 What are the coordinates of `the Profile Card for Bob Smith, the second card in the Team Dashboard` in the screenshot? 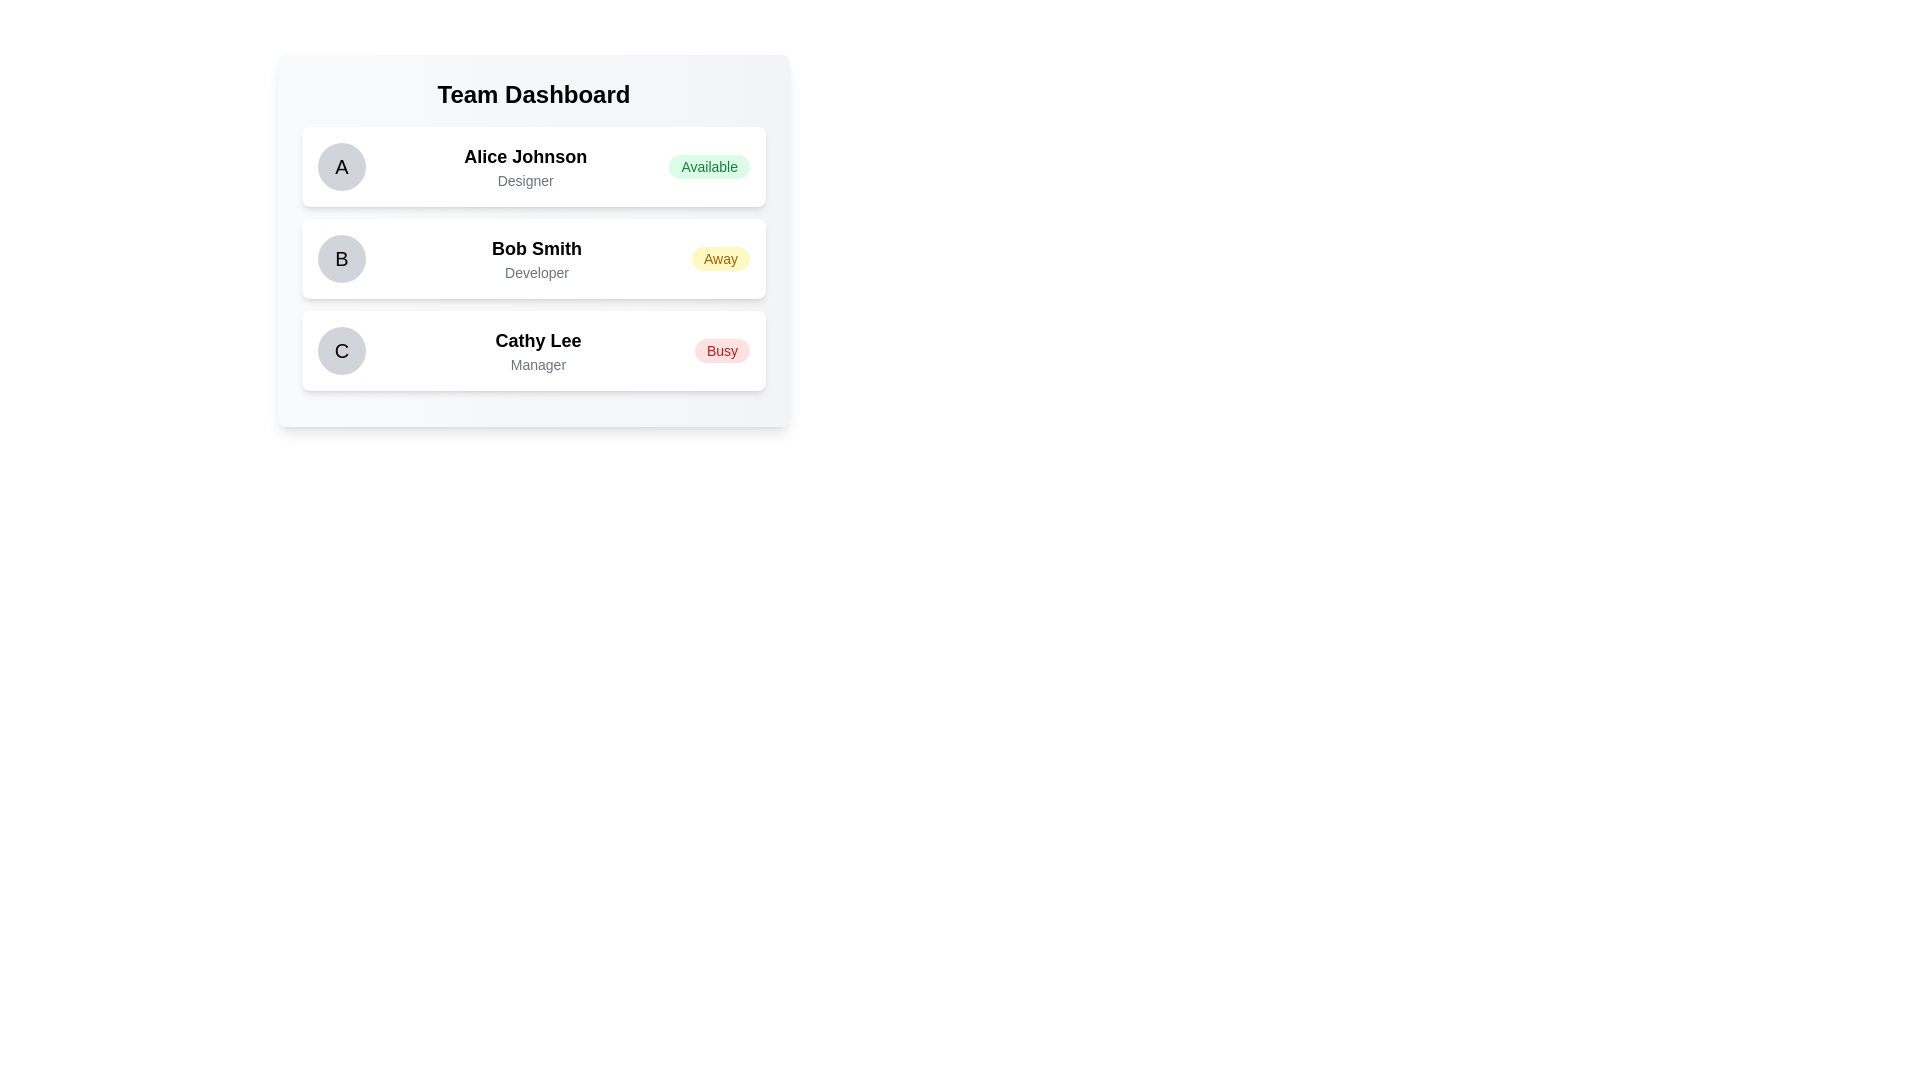 It's located at (533, 257).